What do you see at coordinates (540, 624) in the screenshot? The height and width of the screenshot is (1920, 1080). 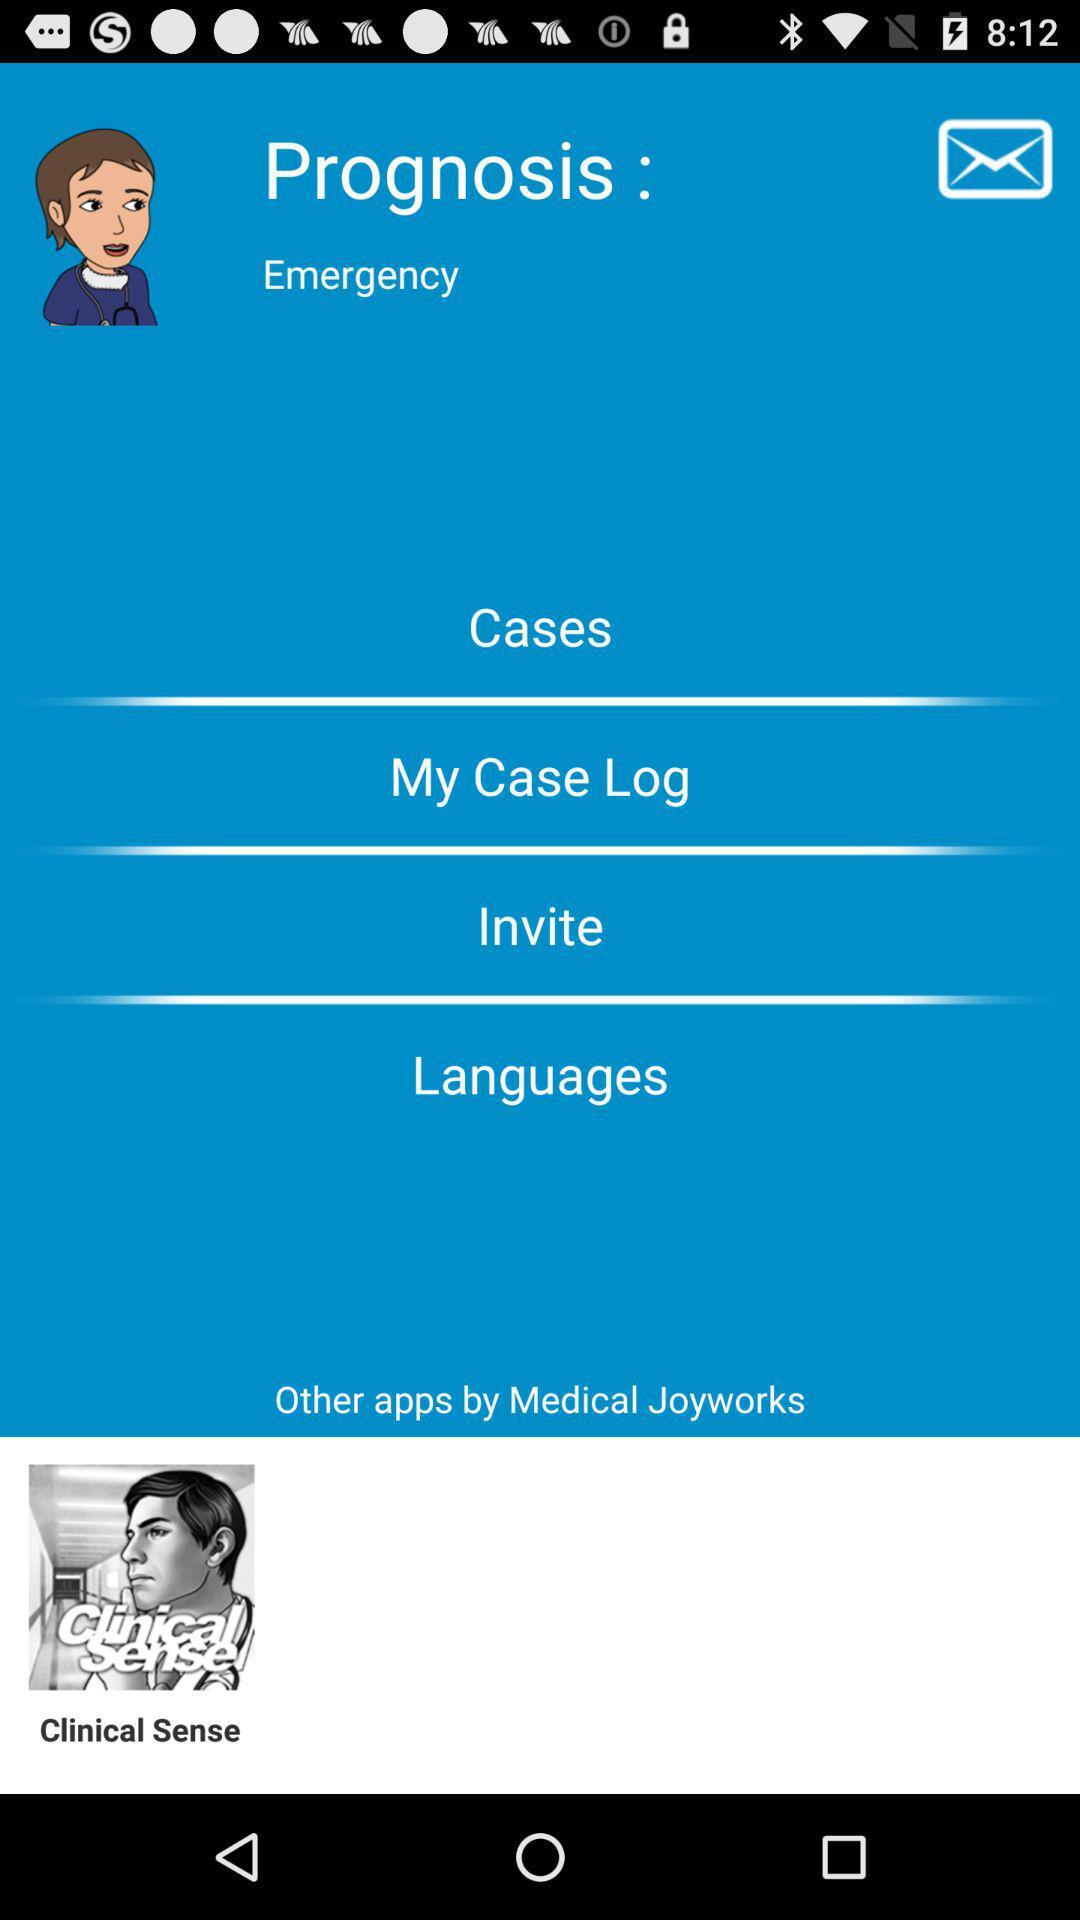 I see `the cases icon` at bounding box center [540, 624].